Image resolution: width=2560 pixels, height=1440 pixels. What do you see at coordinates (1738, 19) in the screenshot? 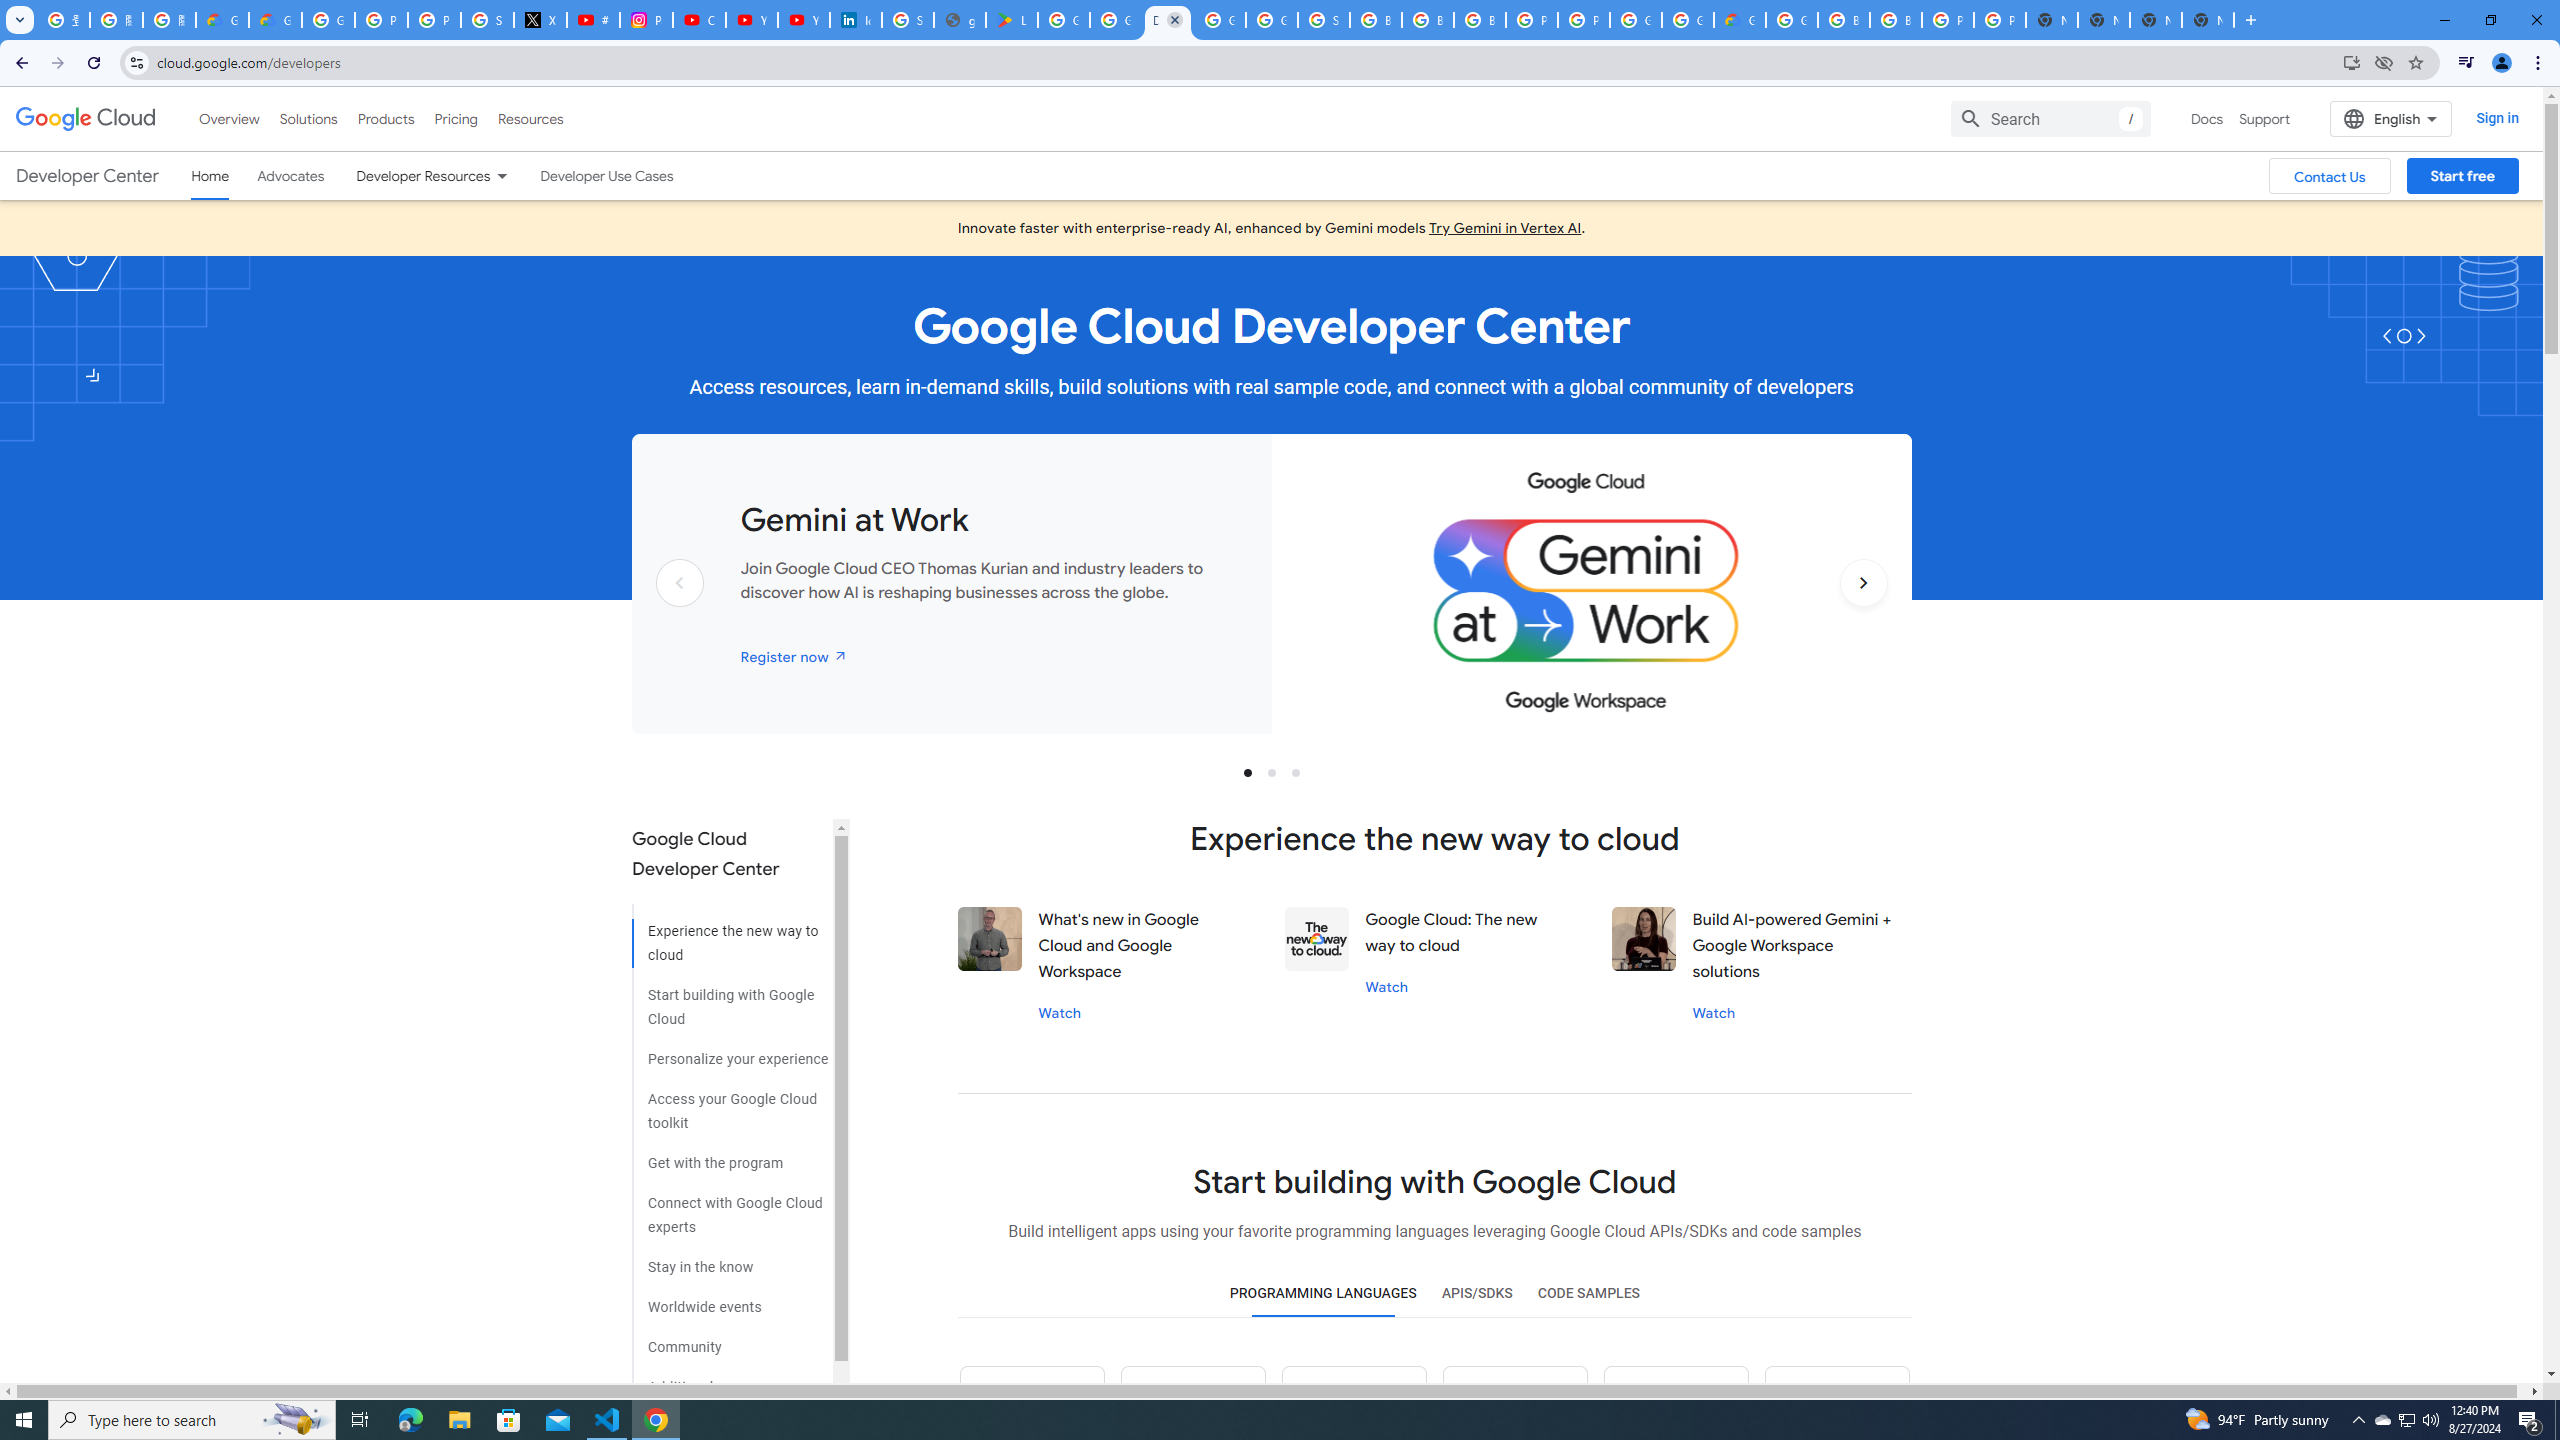
I see `'Google Cloud Estimate Summary'` at bounding box center [1738, 19].